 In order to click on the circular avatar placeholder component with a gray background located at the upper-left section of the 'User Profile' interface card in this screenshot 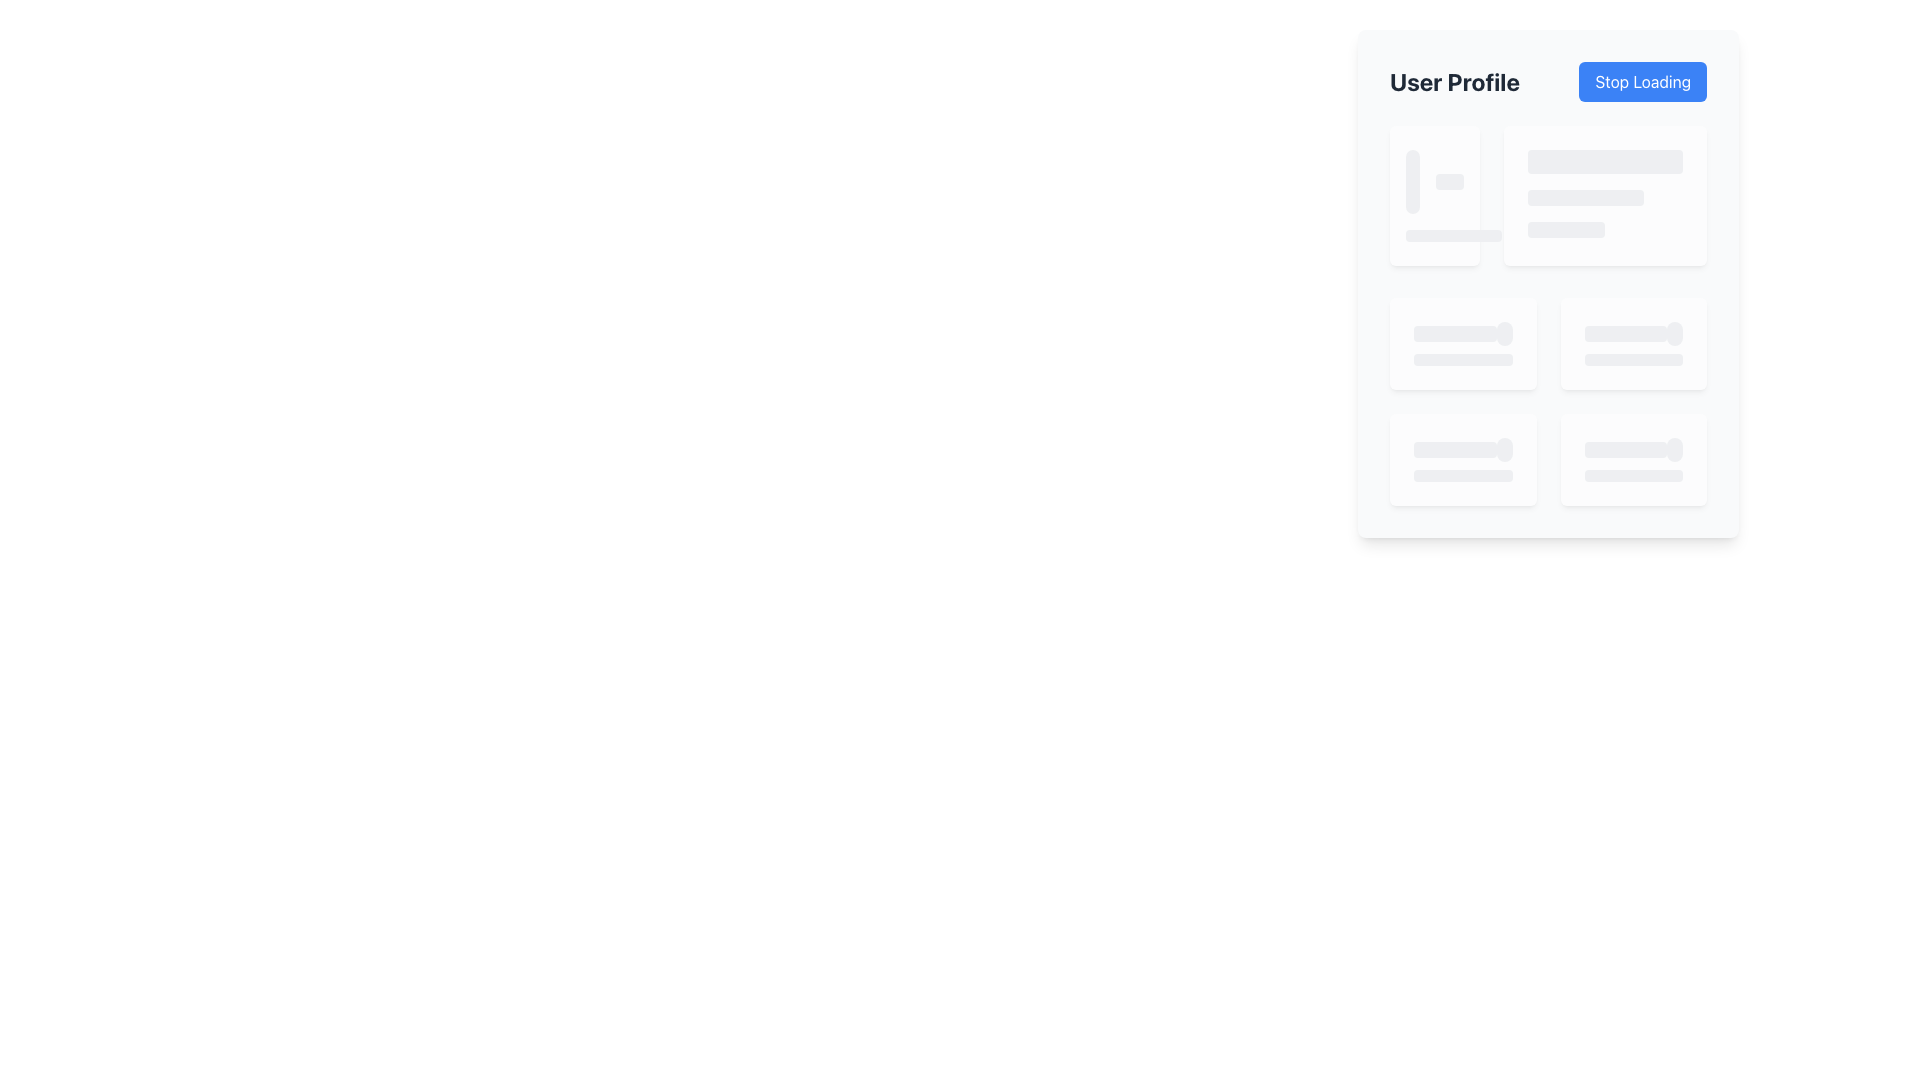, I will do `click(1411, 181)`.